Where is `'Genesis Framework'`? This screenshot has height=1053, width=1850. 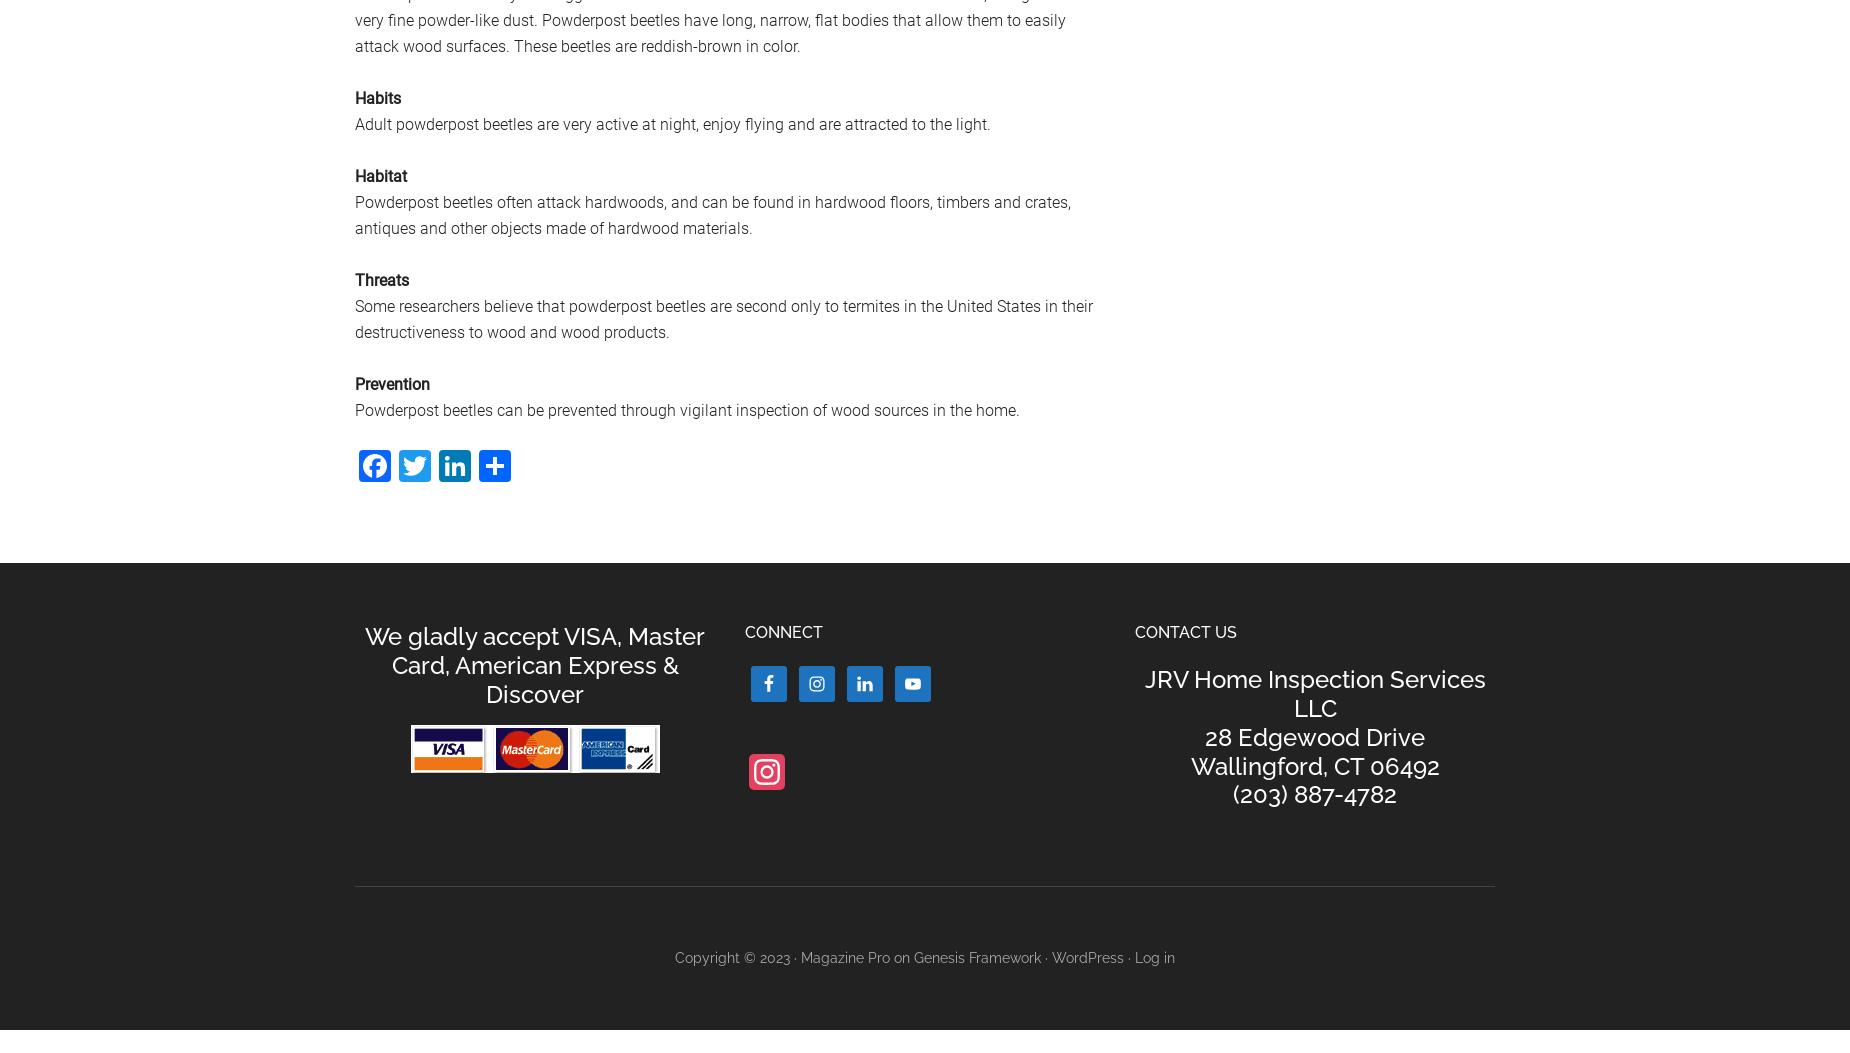 'Genesis Framework' is located at coordinates (976, 958).